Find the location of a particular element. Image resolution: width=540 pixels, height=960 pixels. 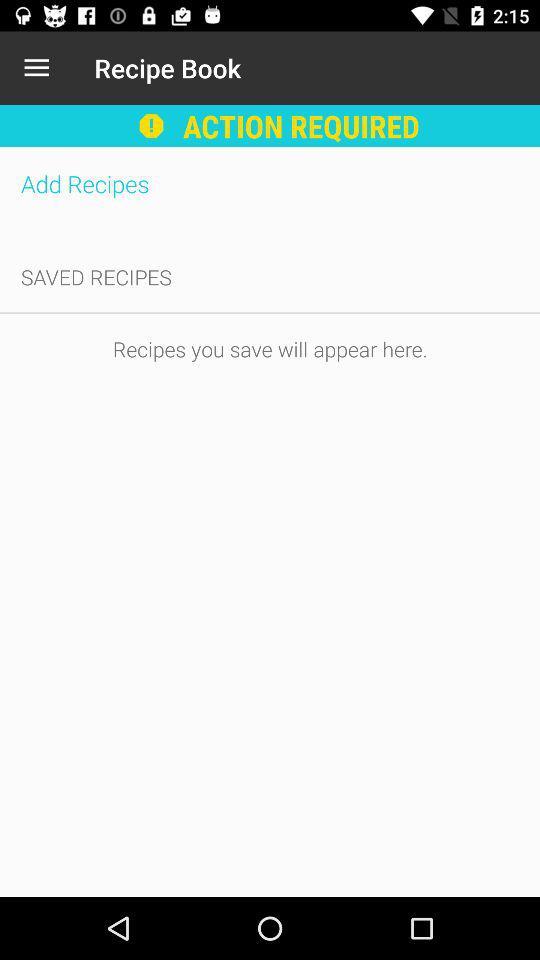

the item above saved recipes is located at coordinates (270, 183).